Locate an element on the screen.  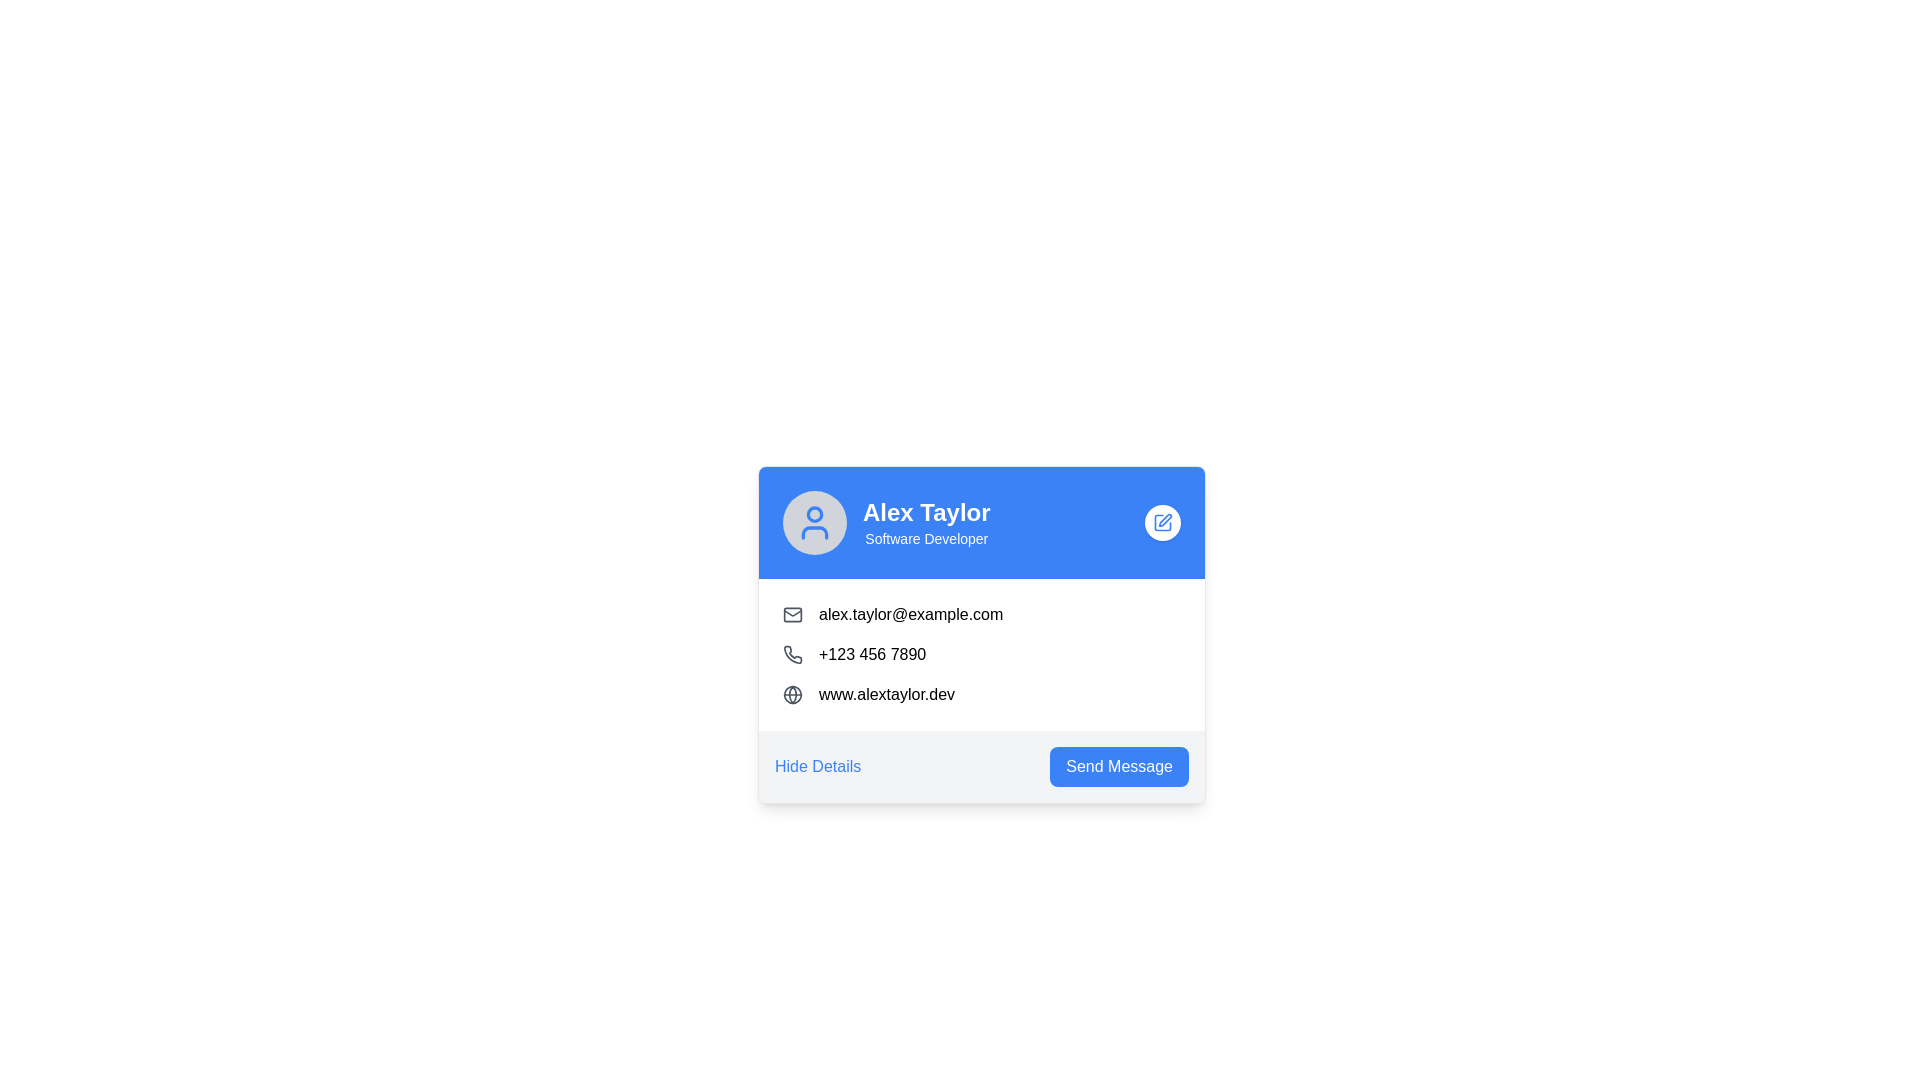
the telephone handset icon, which is styled in gray and located next to the phone number in the contact details list, to interact with nearby elements associated with this icon is located at coordinates (791, 655).